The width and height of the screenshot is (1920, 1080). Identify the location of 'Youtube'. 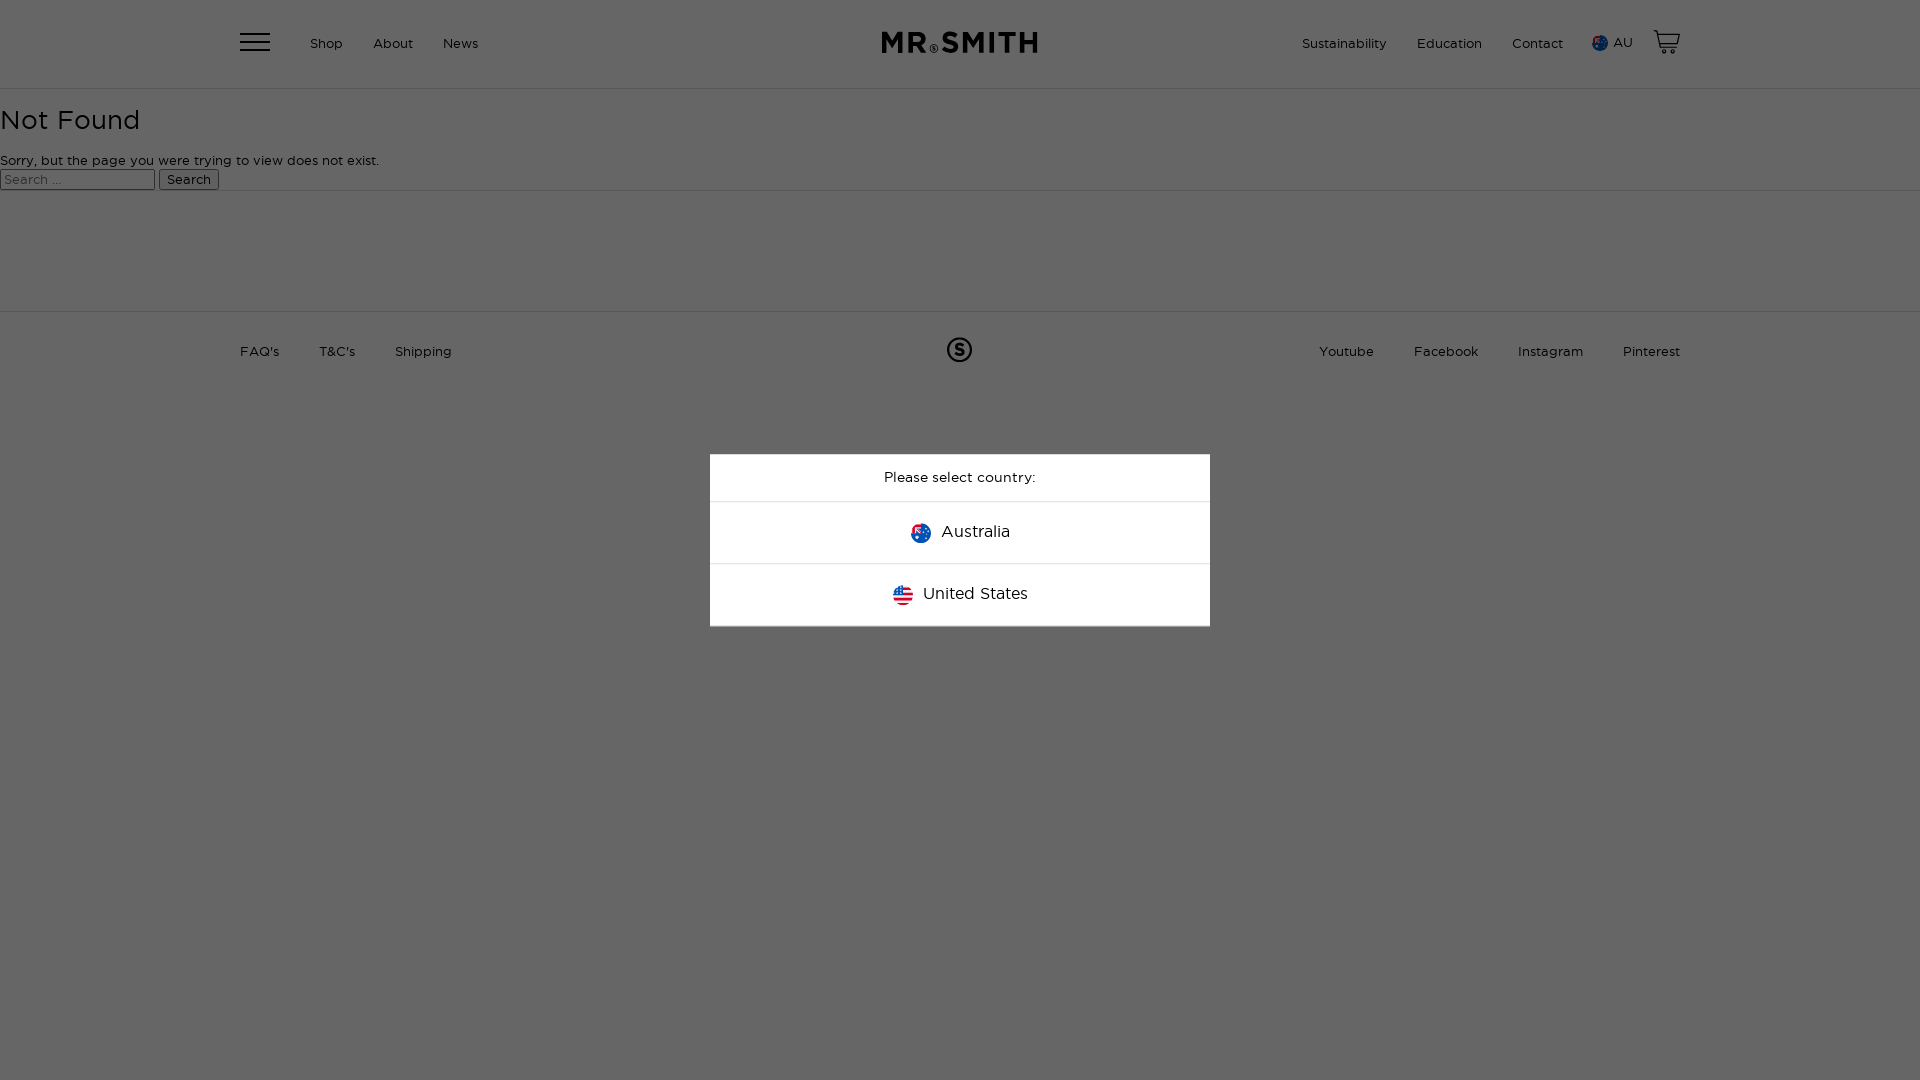
(1319, 350).